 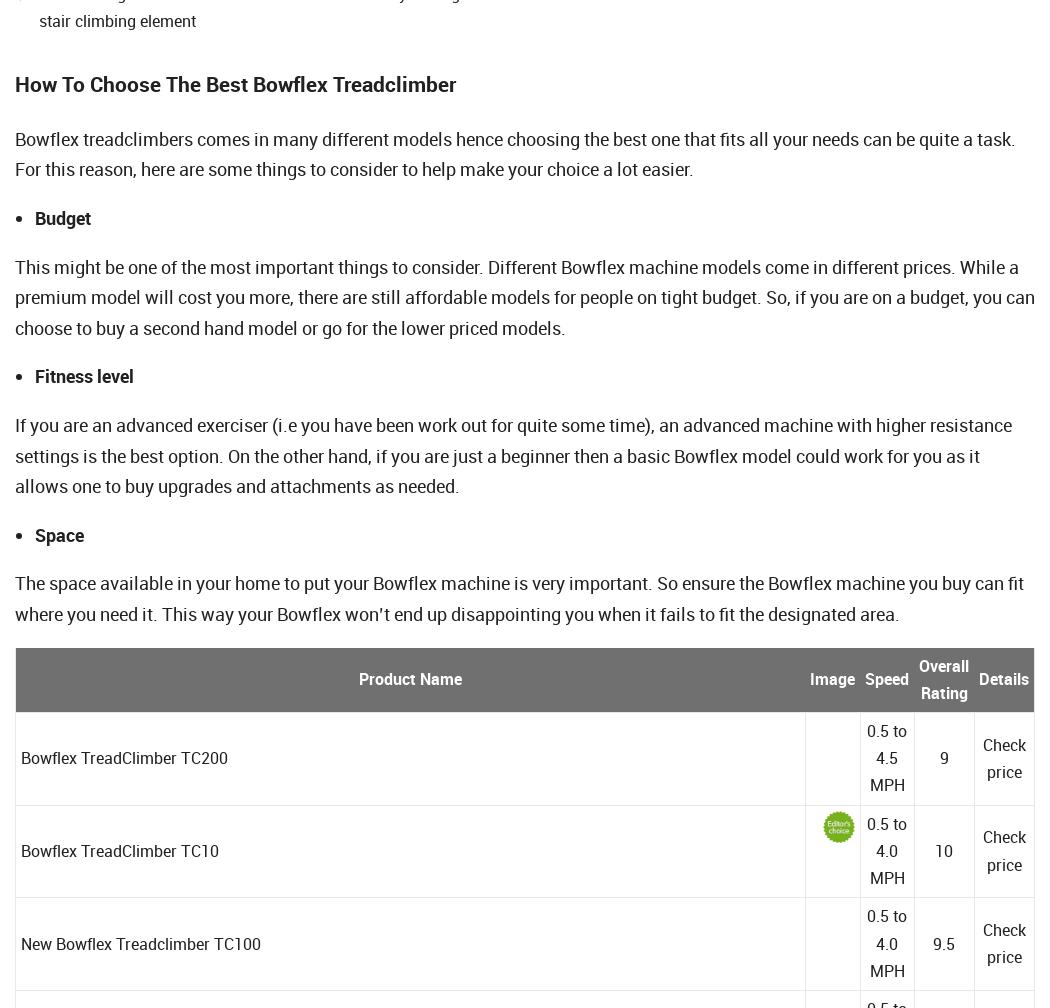 What do you see at coordinates (15, 153) in the screenshot?
I see `'Bowflex treadclimbers comes in many different models hence choosing the best one that fits all your needs can be quite a task. For this reason, here are some things to consider to help make your choice a lot easier.'` at bounding box center [15, 153].